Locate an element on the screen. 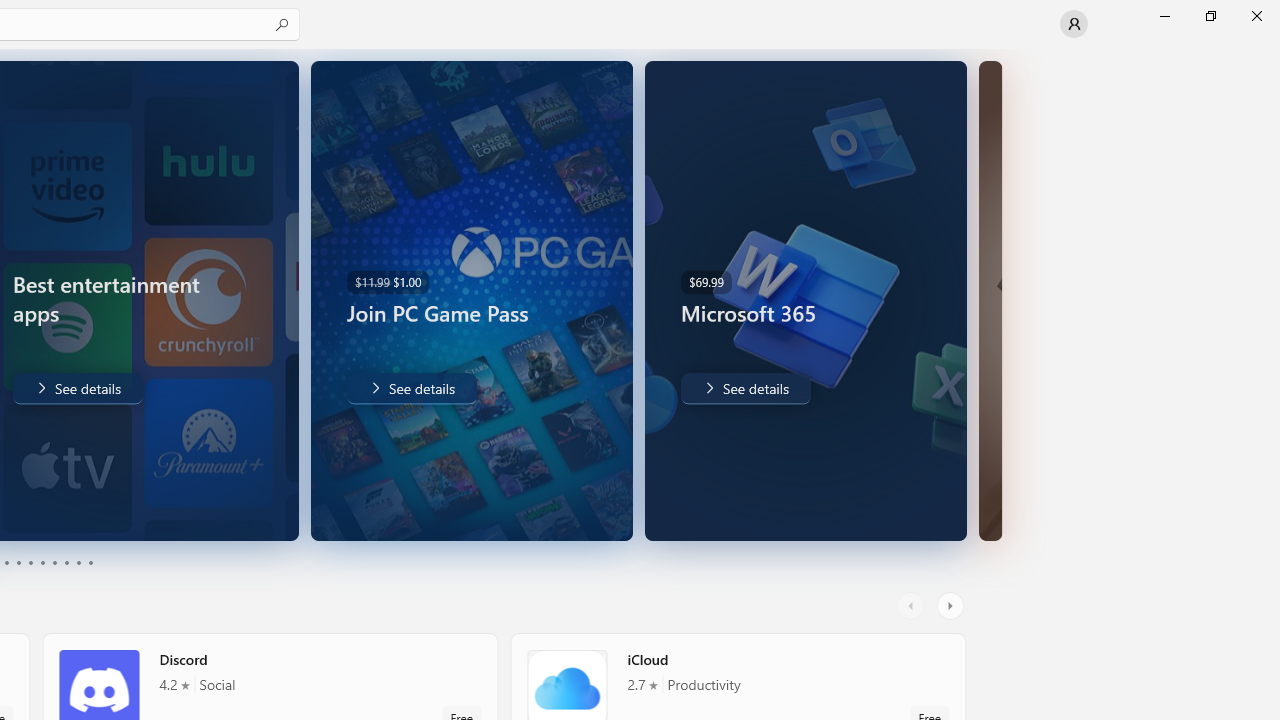 This screenshot has width=1280, height=720. 'Minimize Microsoft Store' is located at coordinates (1164, 15).